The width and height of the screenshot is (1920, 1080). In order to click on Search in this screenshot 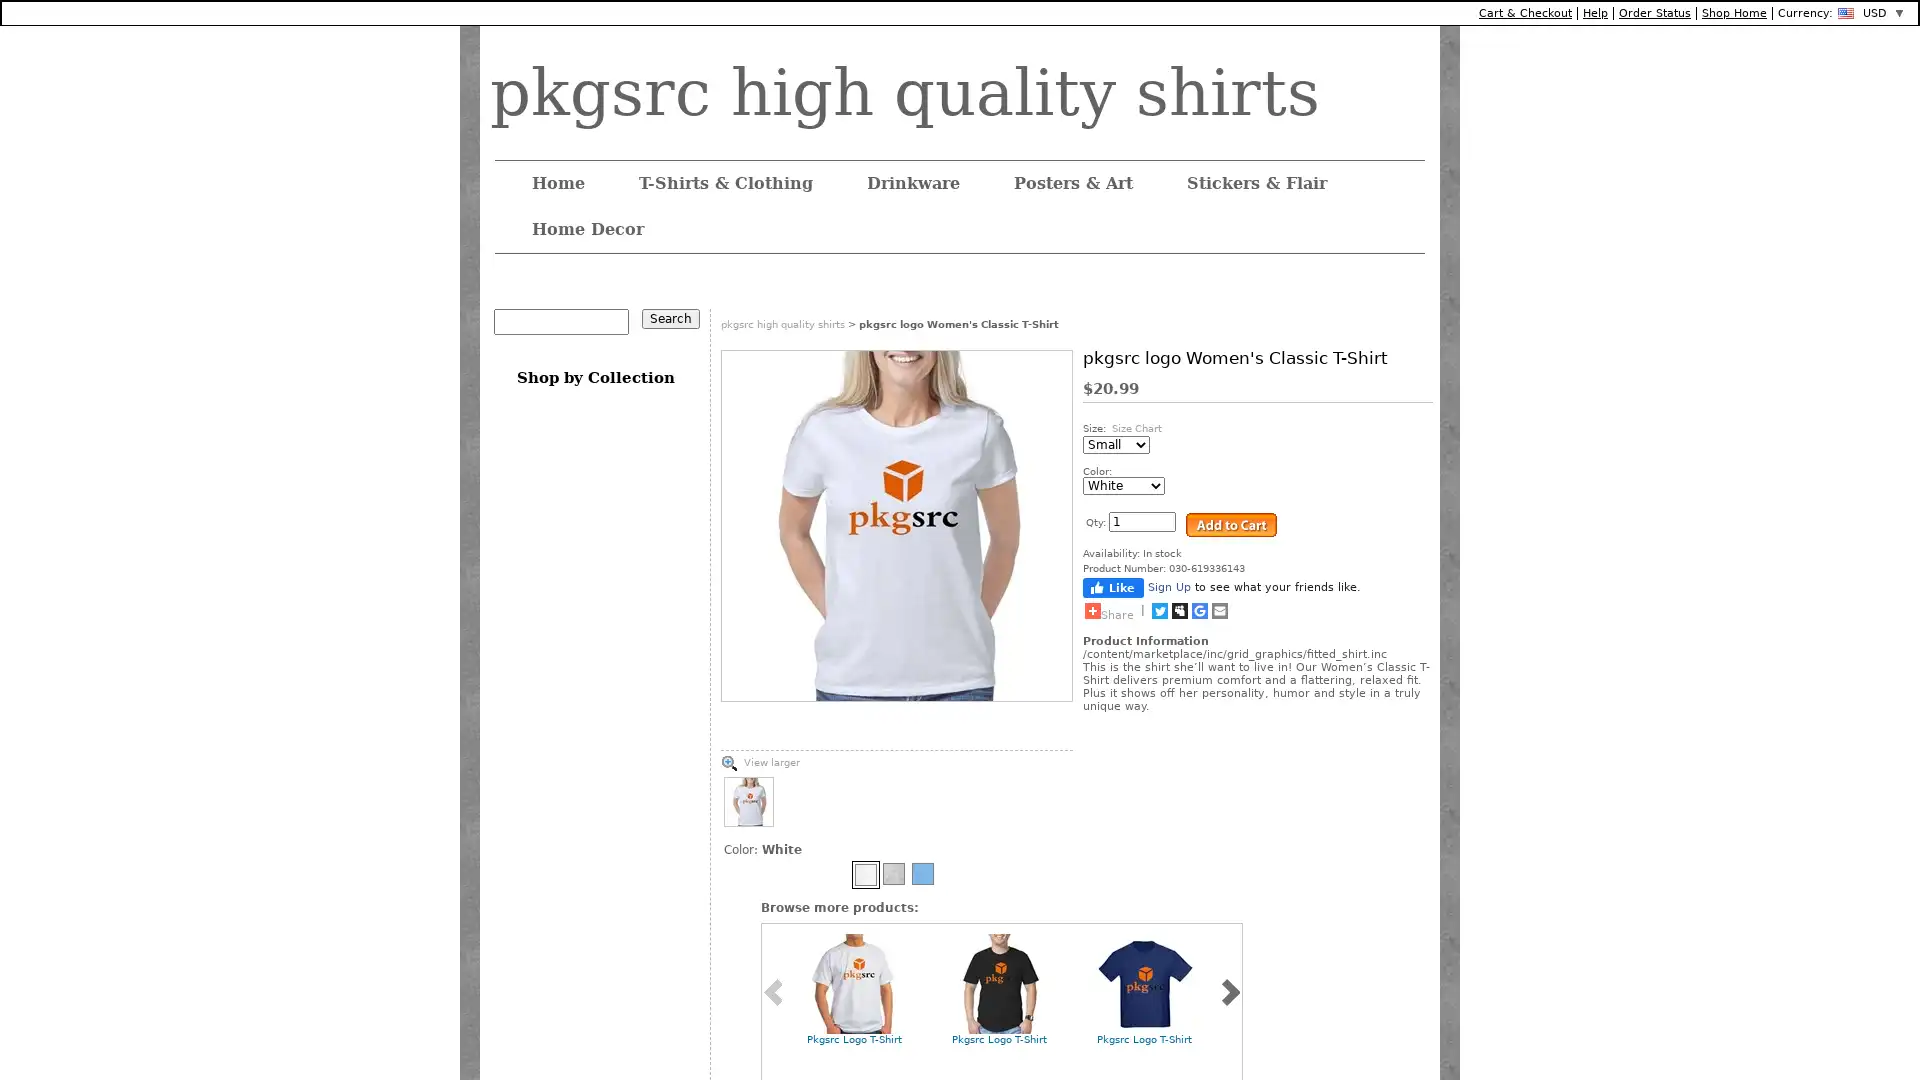, I will do `click(671, 318)`.